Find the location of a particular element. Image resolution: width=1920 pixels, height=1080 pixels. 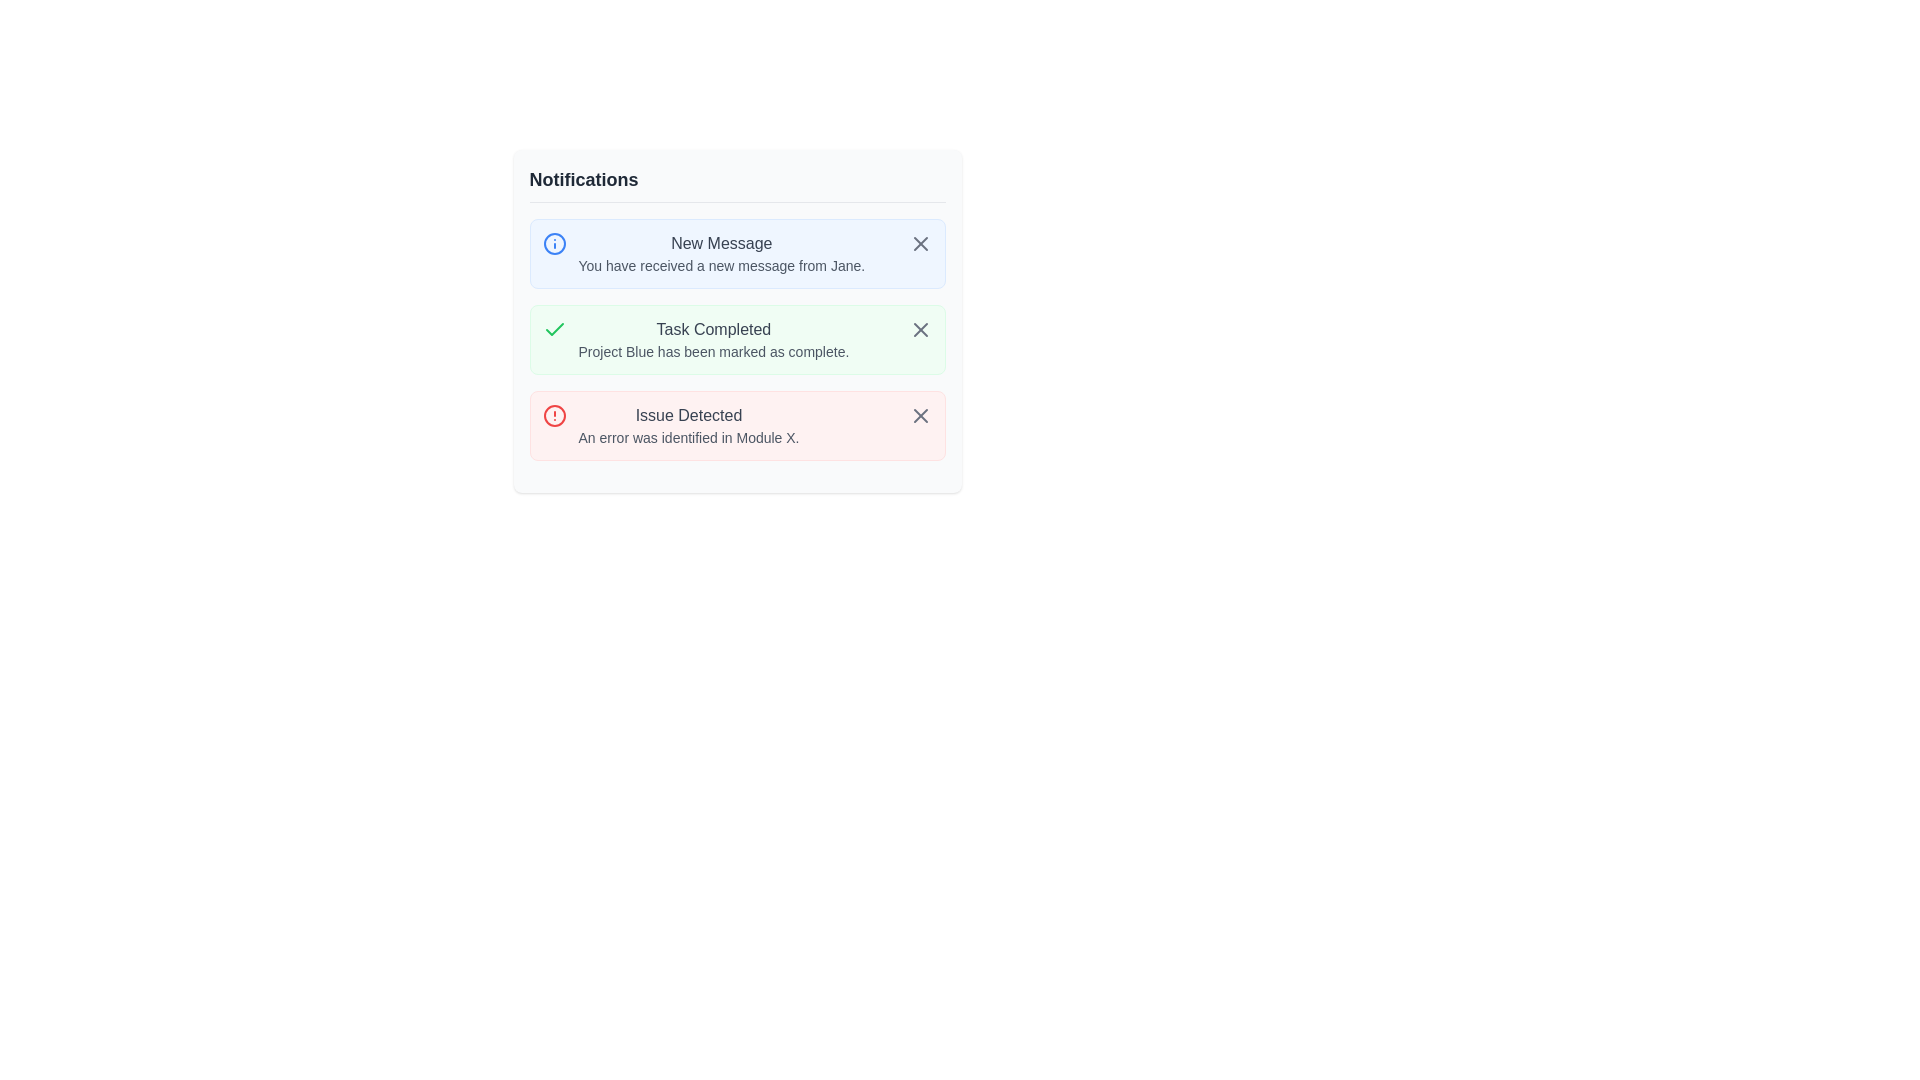

the 'New Message' text element is located at coordinates (720, 242).